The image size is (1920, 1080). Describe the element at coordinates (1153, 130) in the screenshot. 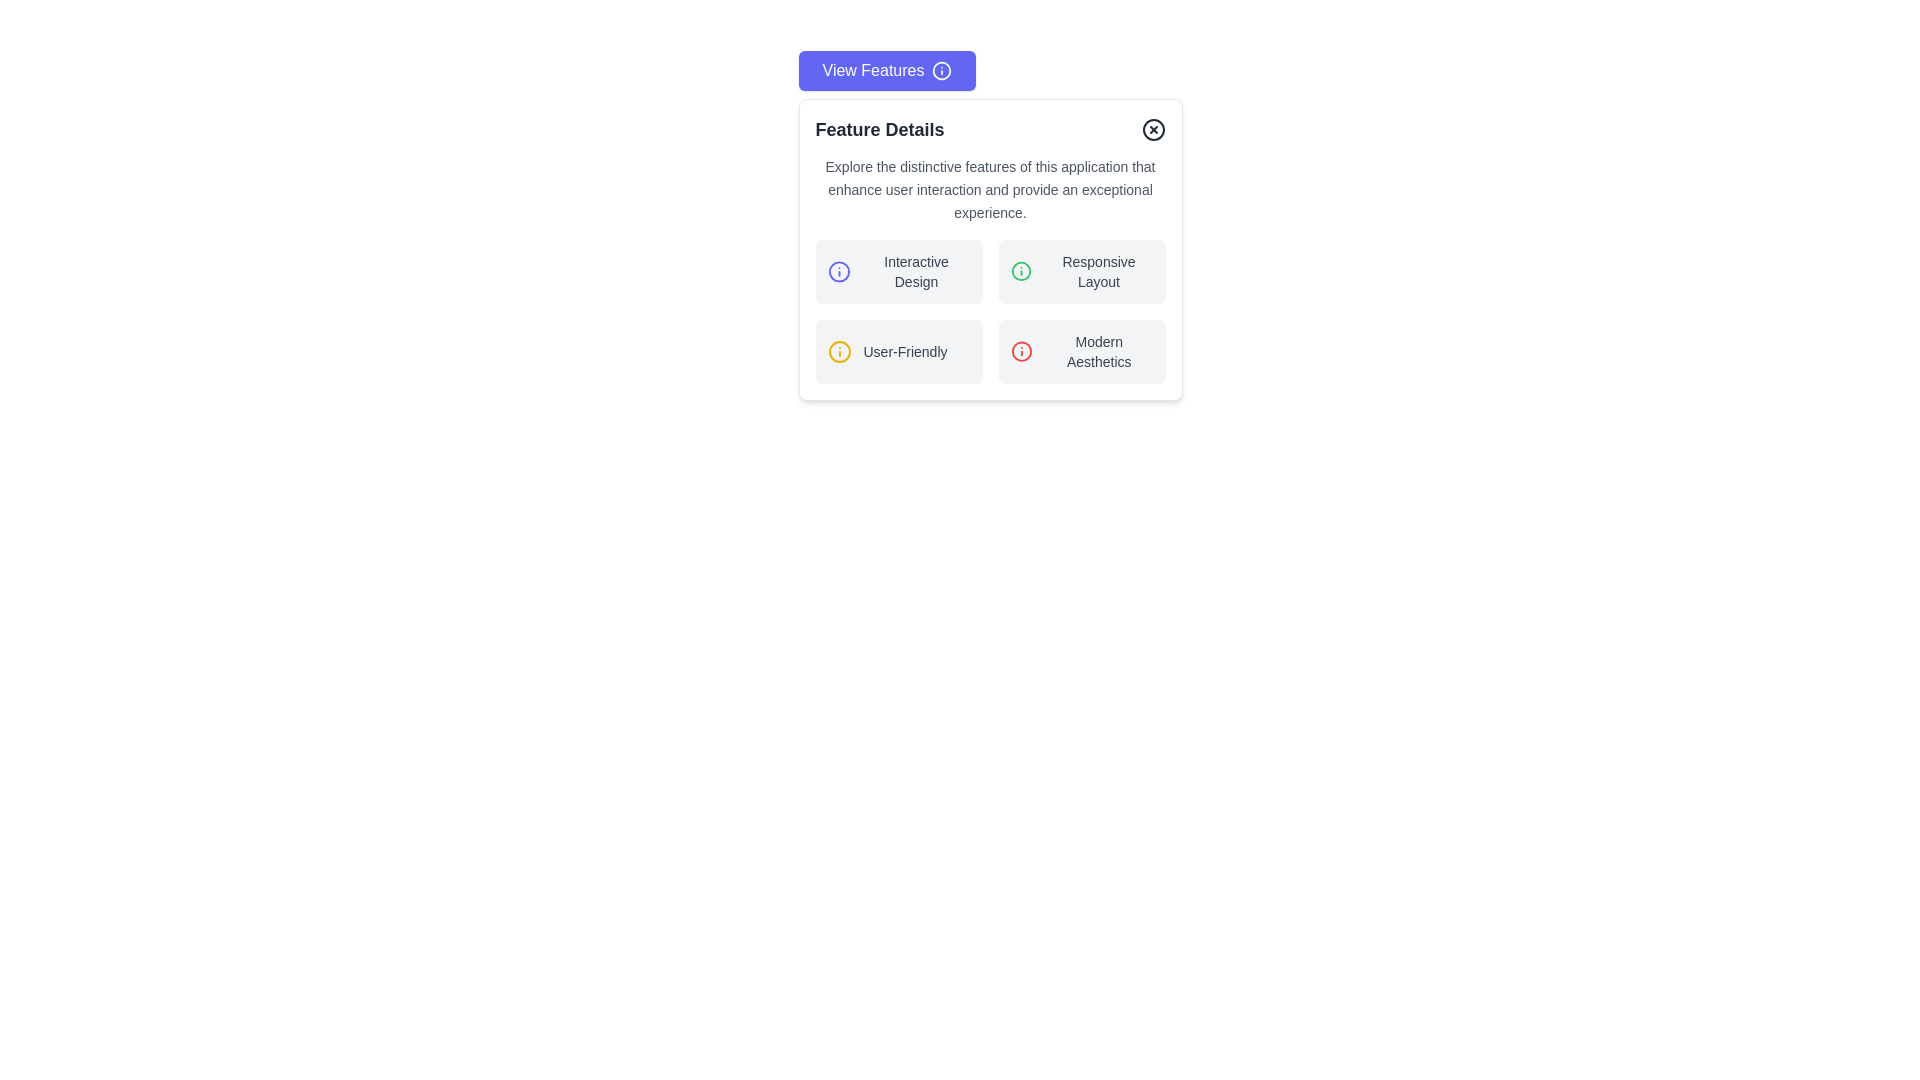

I see `the hollow circular UI element that is part of the SVG icon in the top-right corner of the 'Feature Details' card component` at that location.